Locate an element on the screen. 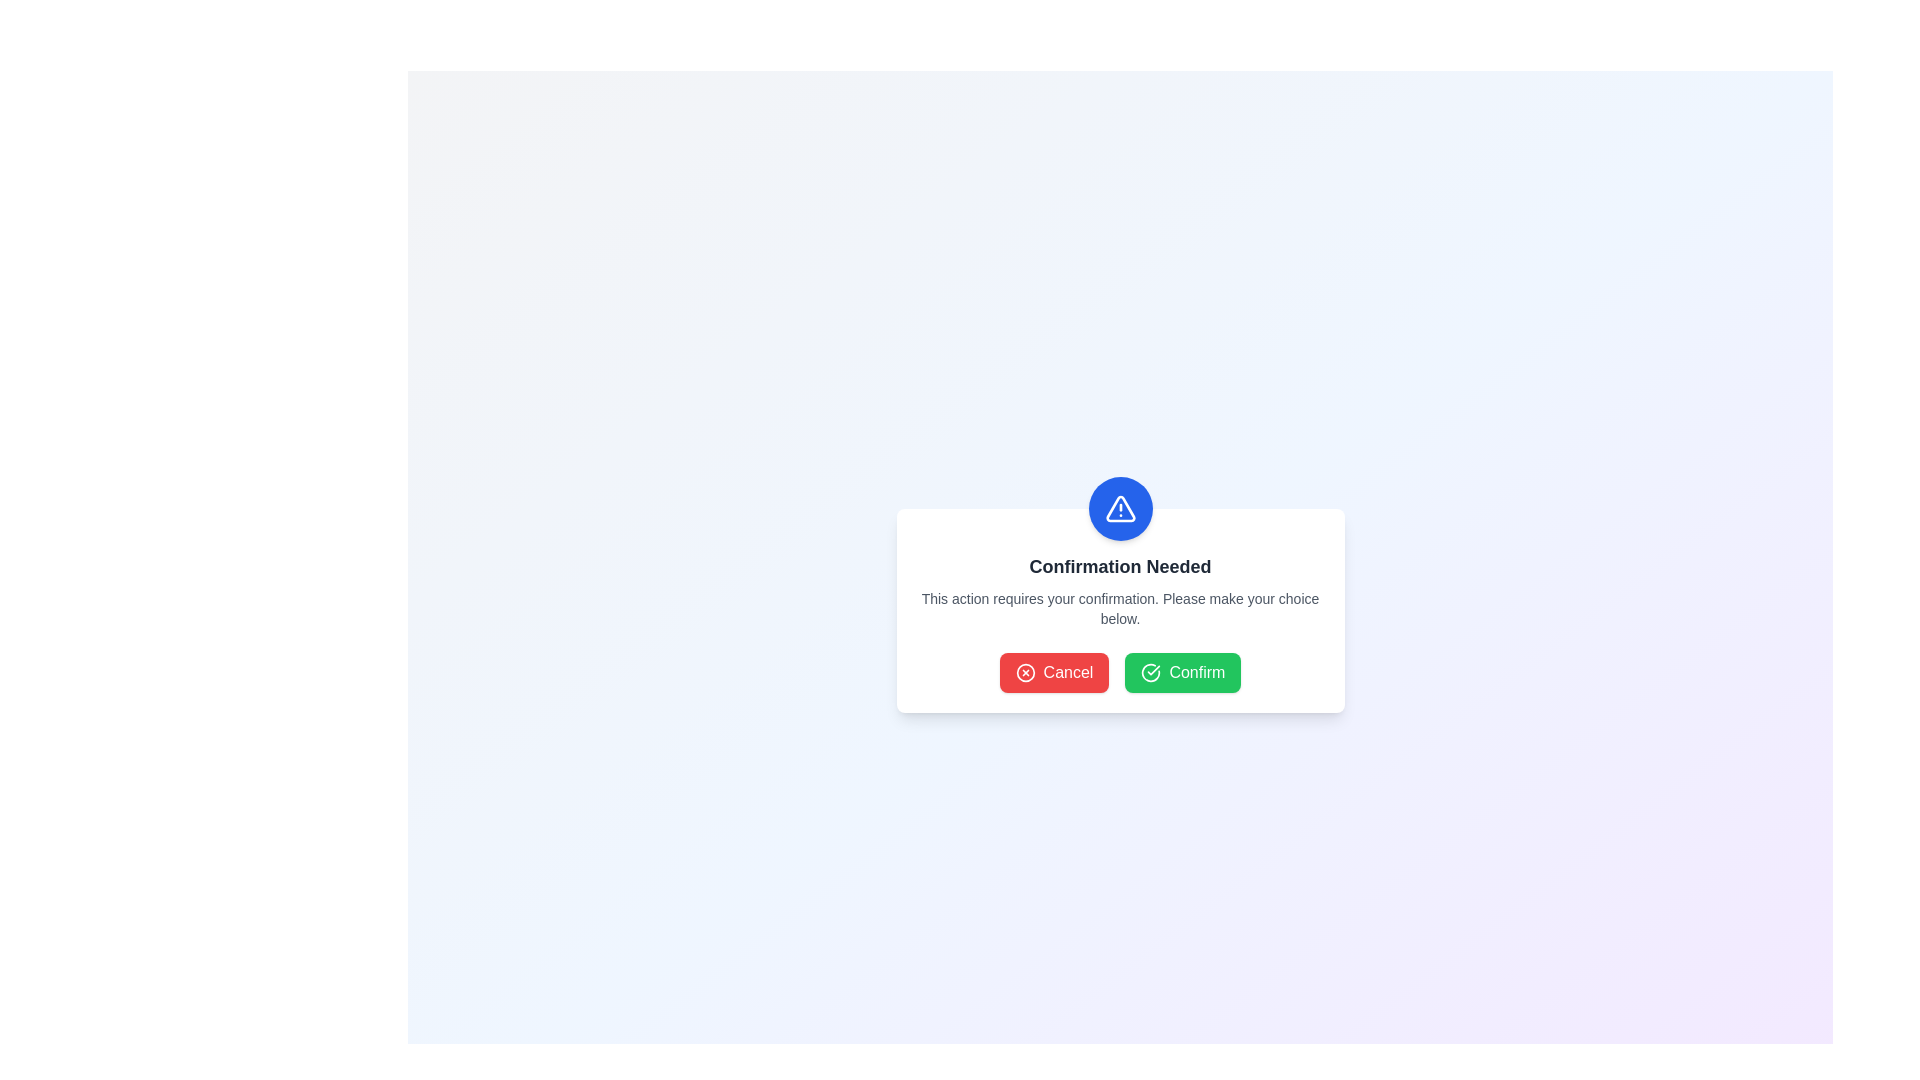 Image resolution: width=1920 pixels, height=1080 pixels. the triangular warning icon with a blue background and white outline, featuring an exclamation mark at the center, which is located in the upper-middle section of the confirmation dialog is located at coordinates (1120, 508).